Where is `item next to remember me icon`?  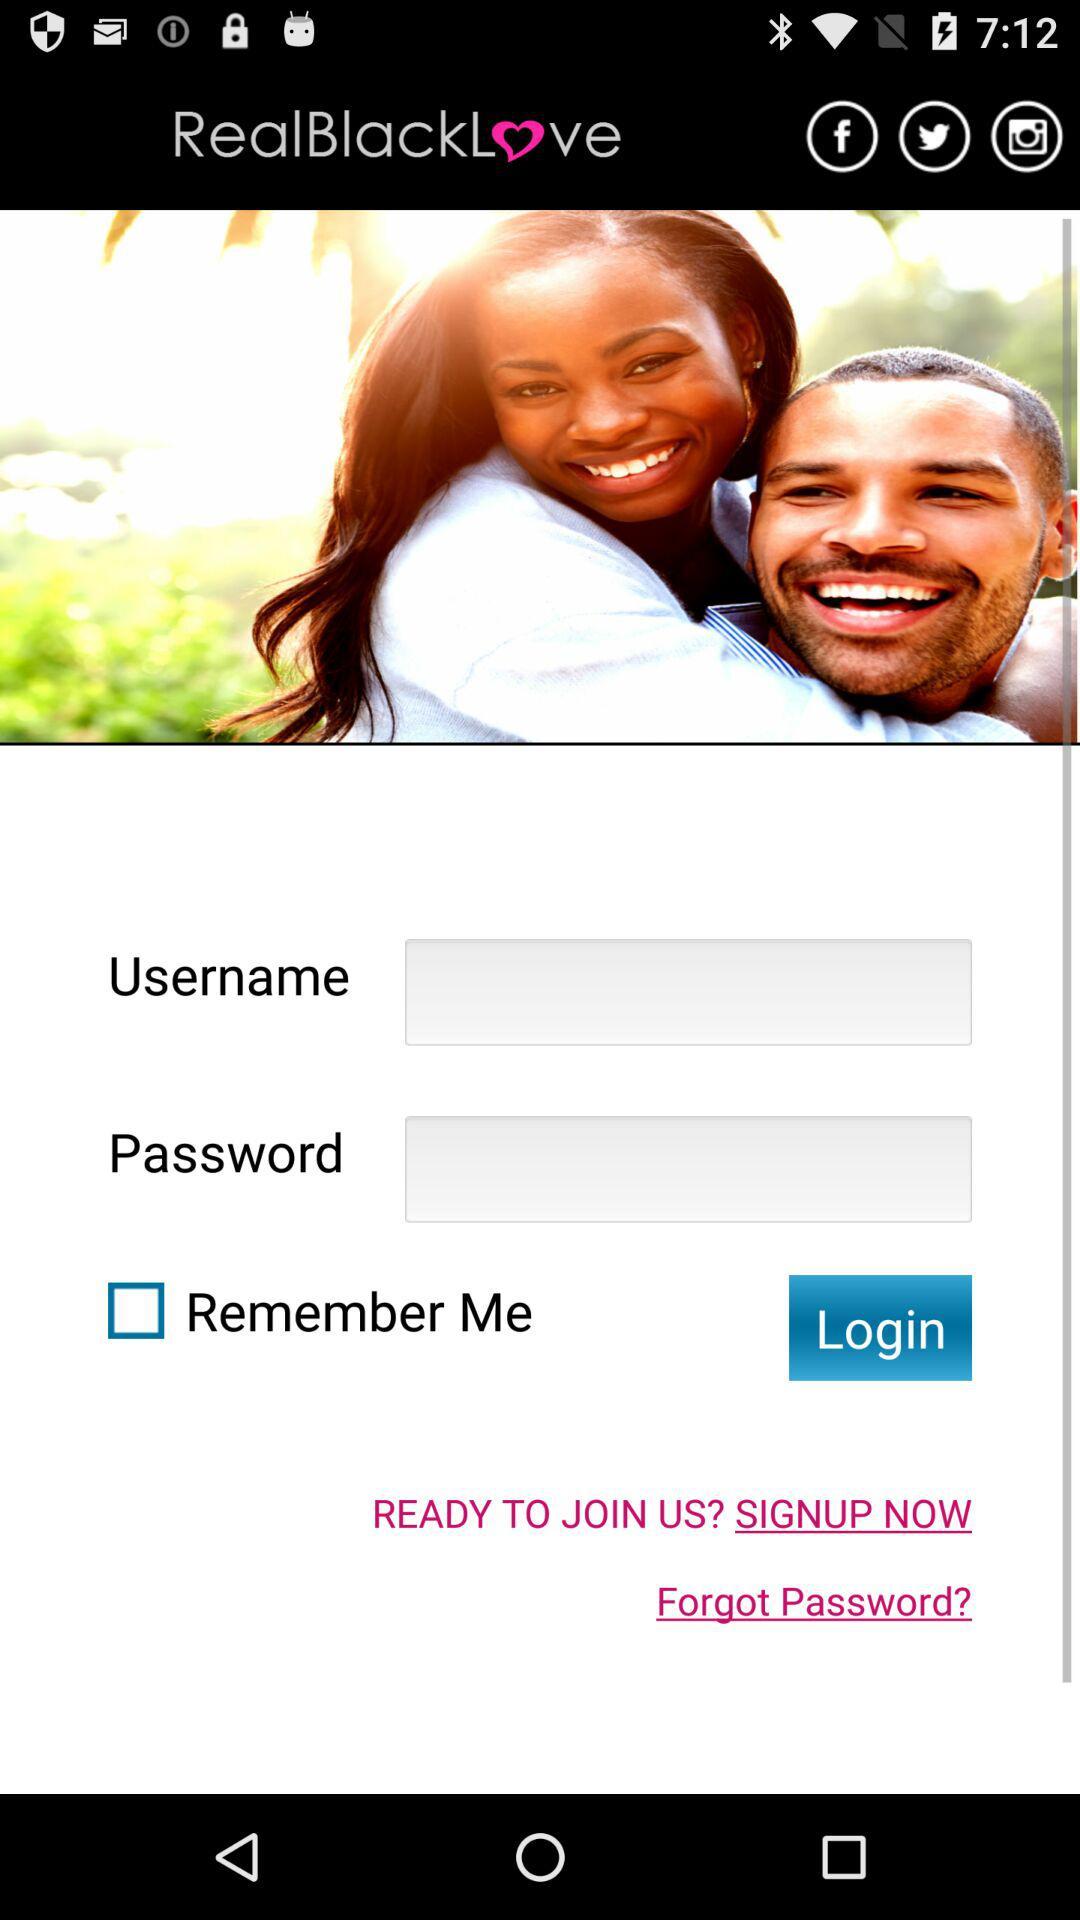
item next to remember me icon is located at coordinates (135, 1310).